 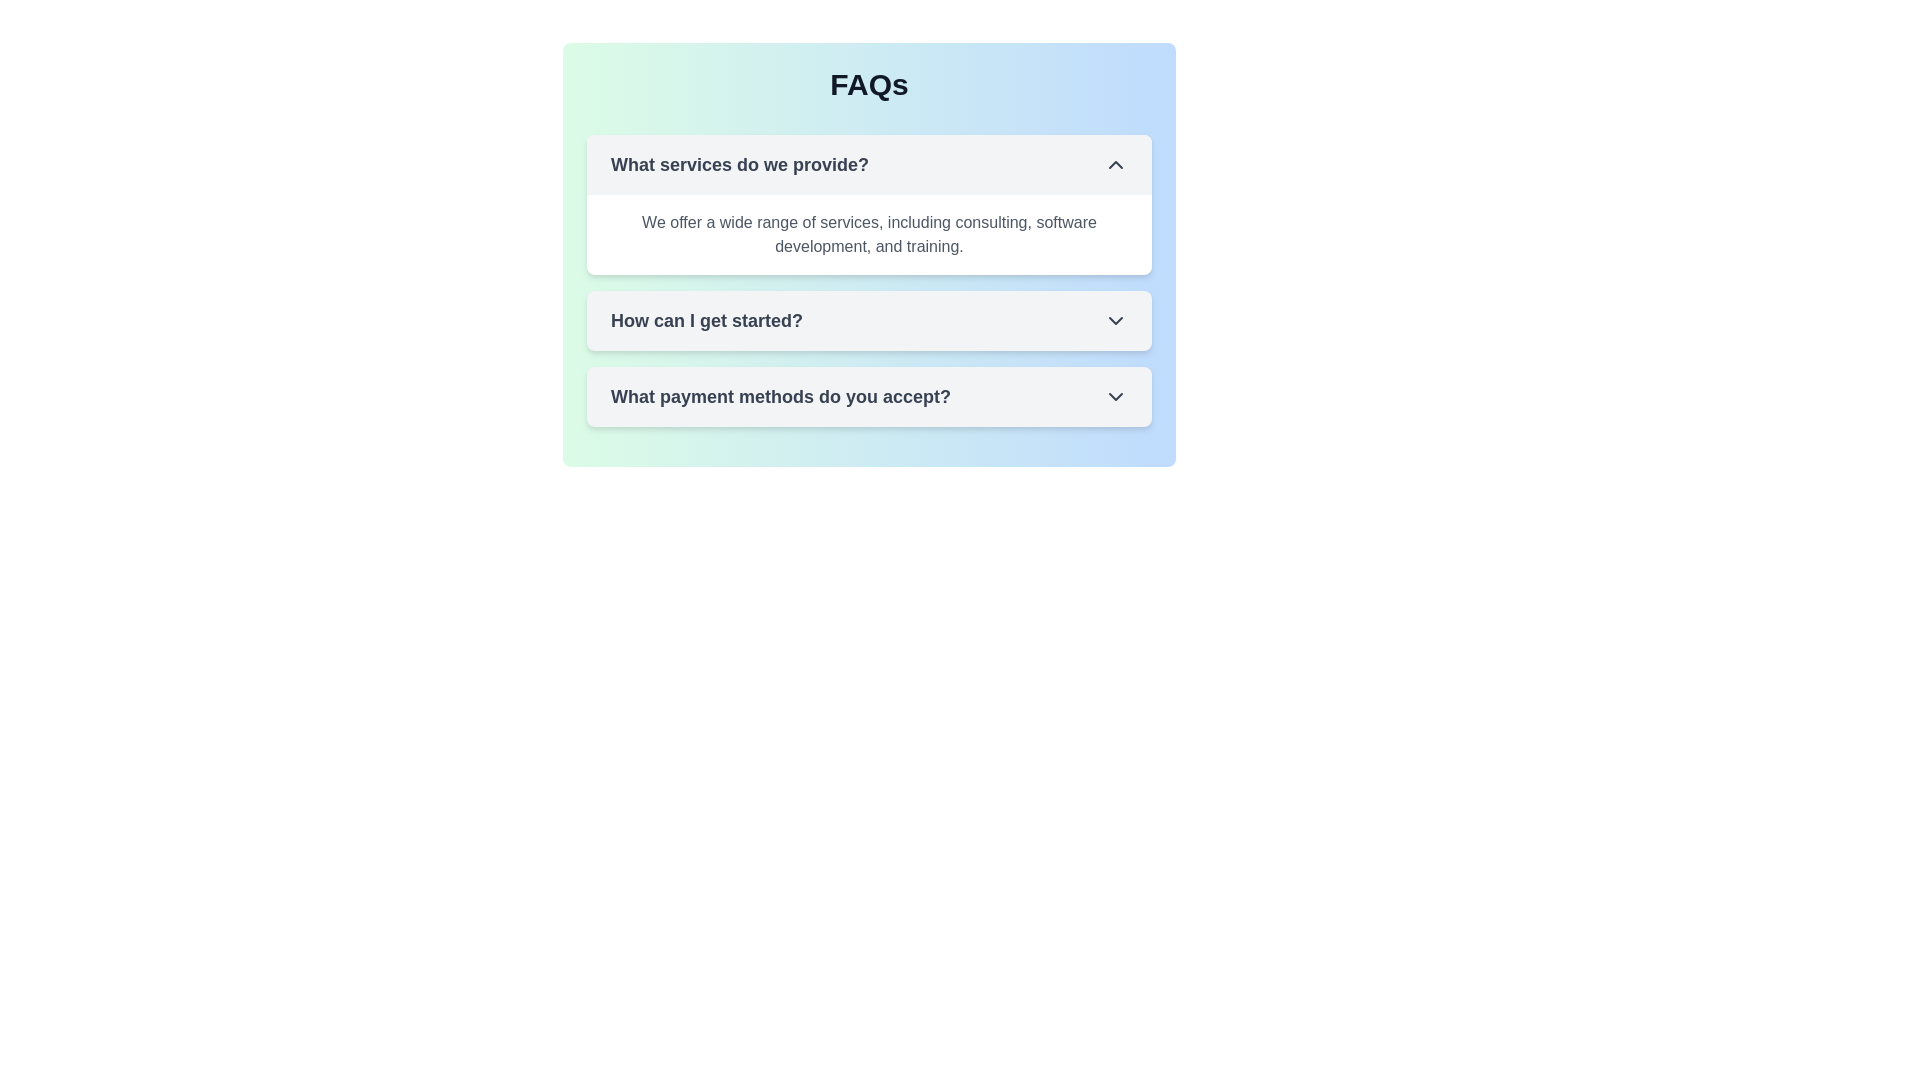 I want to click on the Interactive FAQ header titled 'What payment methods do you accept?', so click(x=869, y=397).